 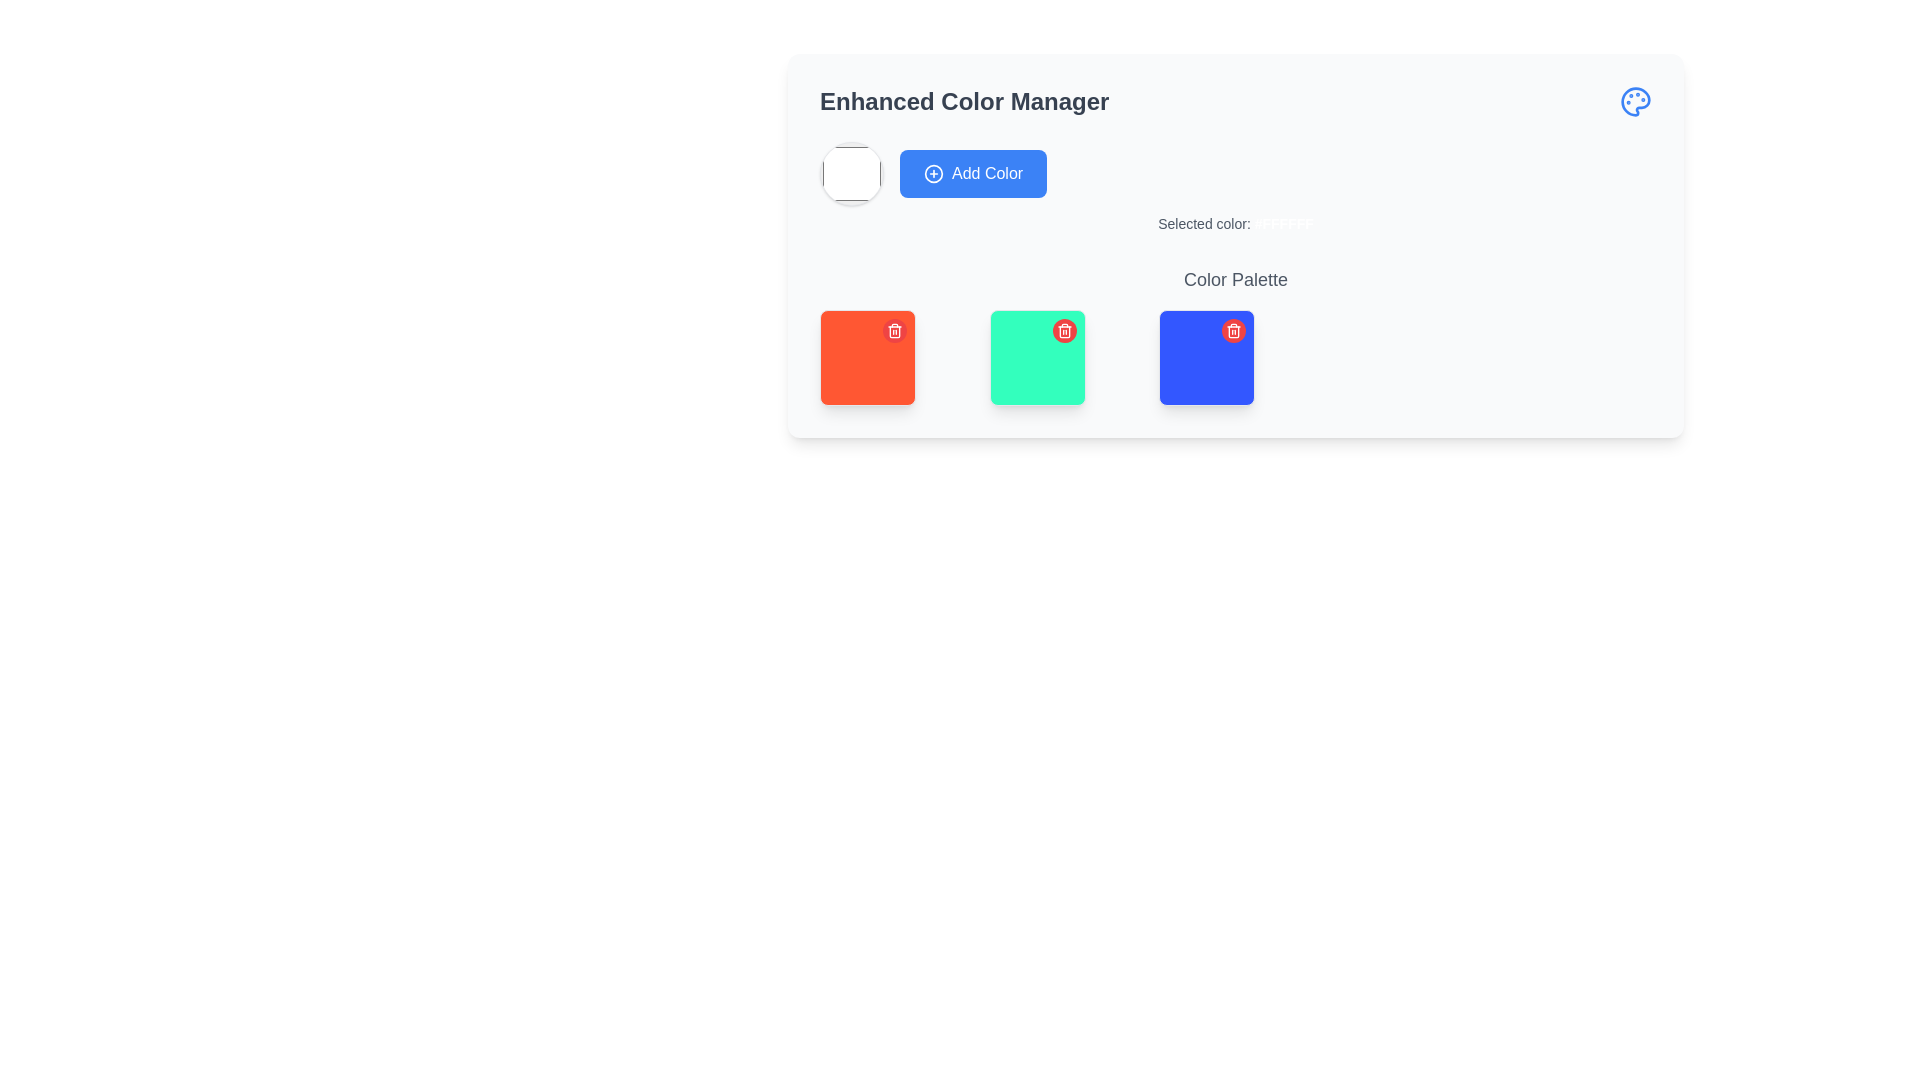 What do you see at coordinates (1235, 188) in the screenshot?
I see `the circular color display in the Composite component` at bounding box center [1235, 188].